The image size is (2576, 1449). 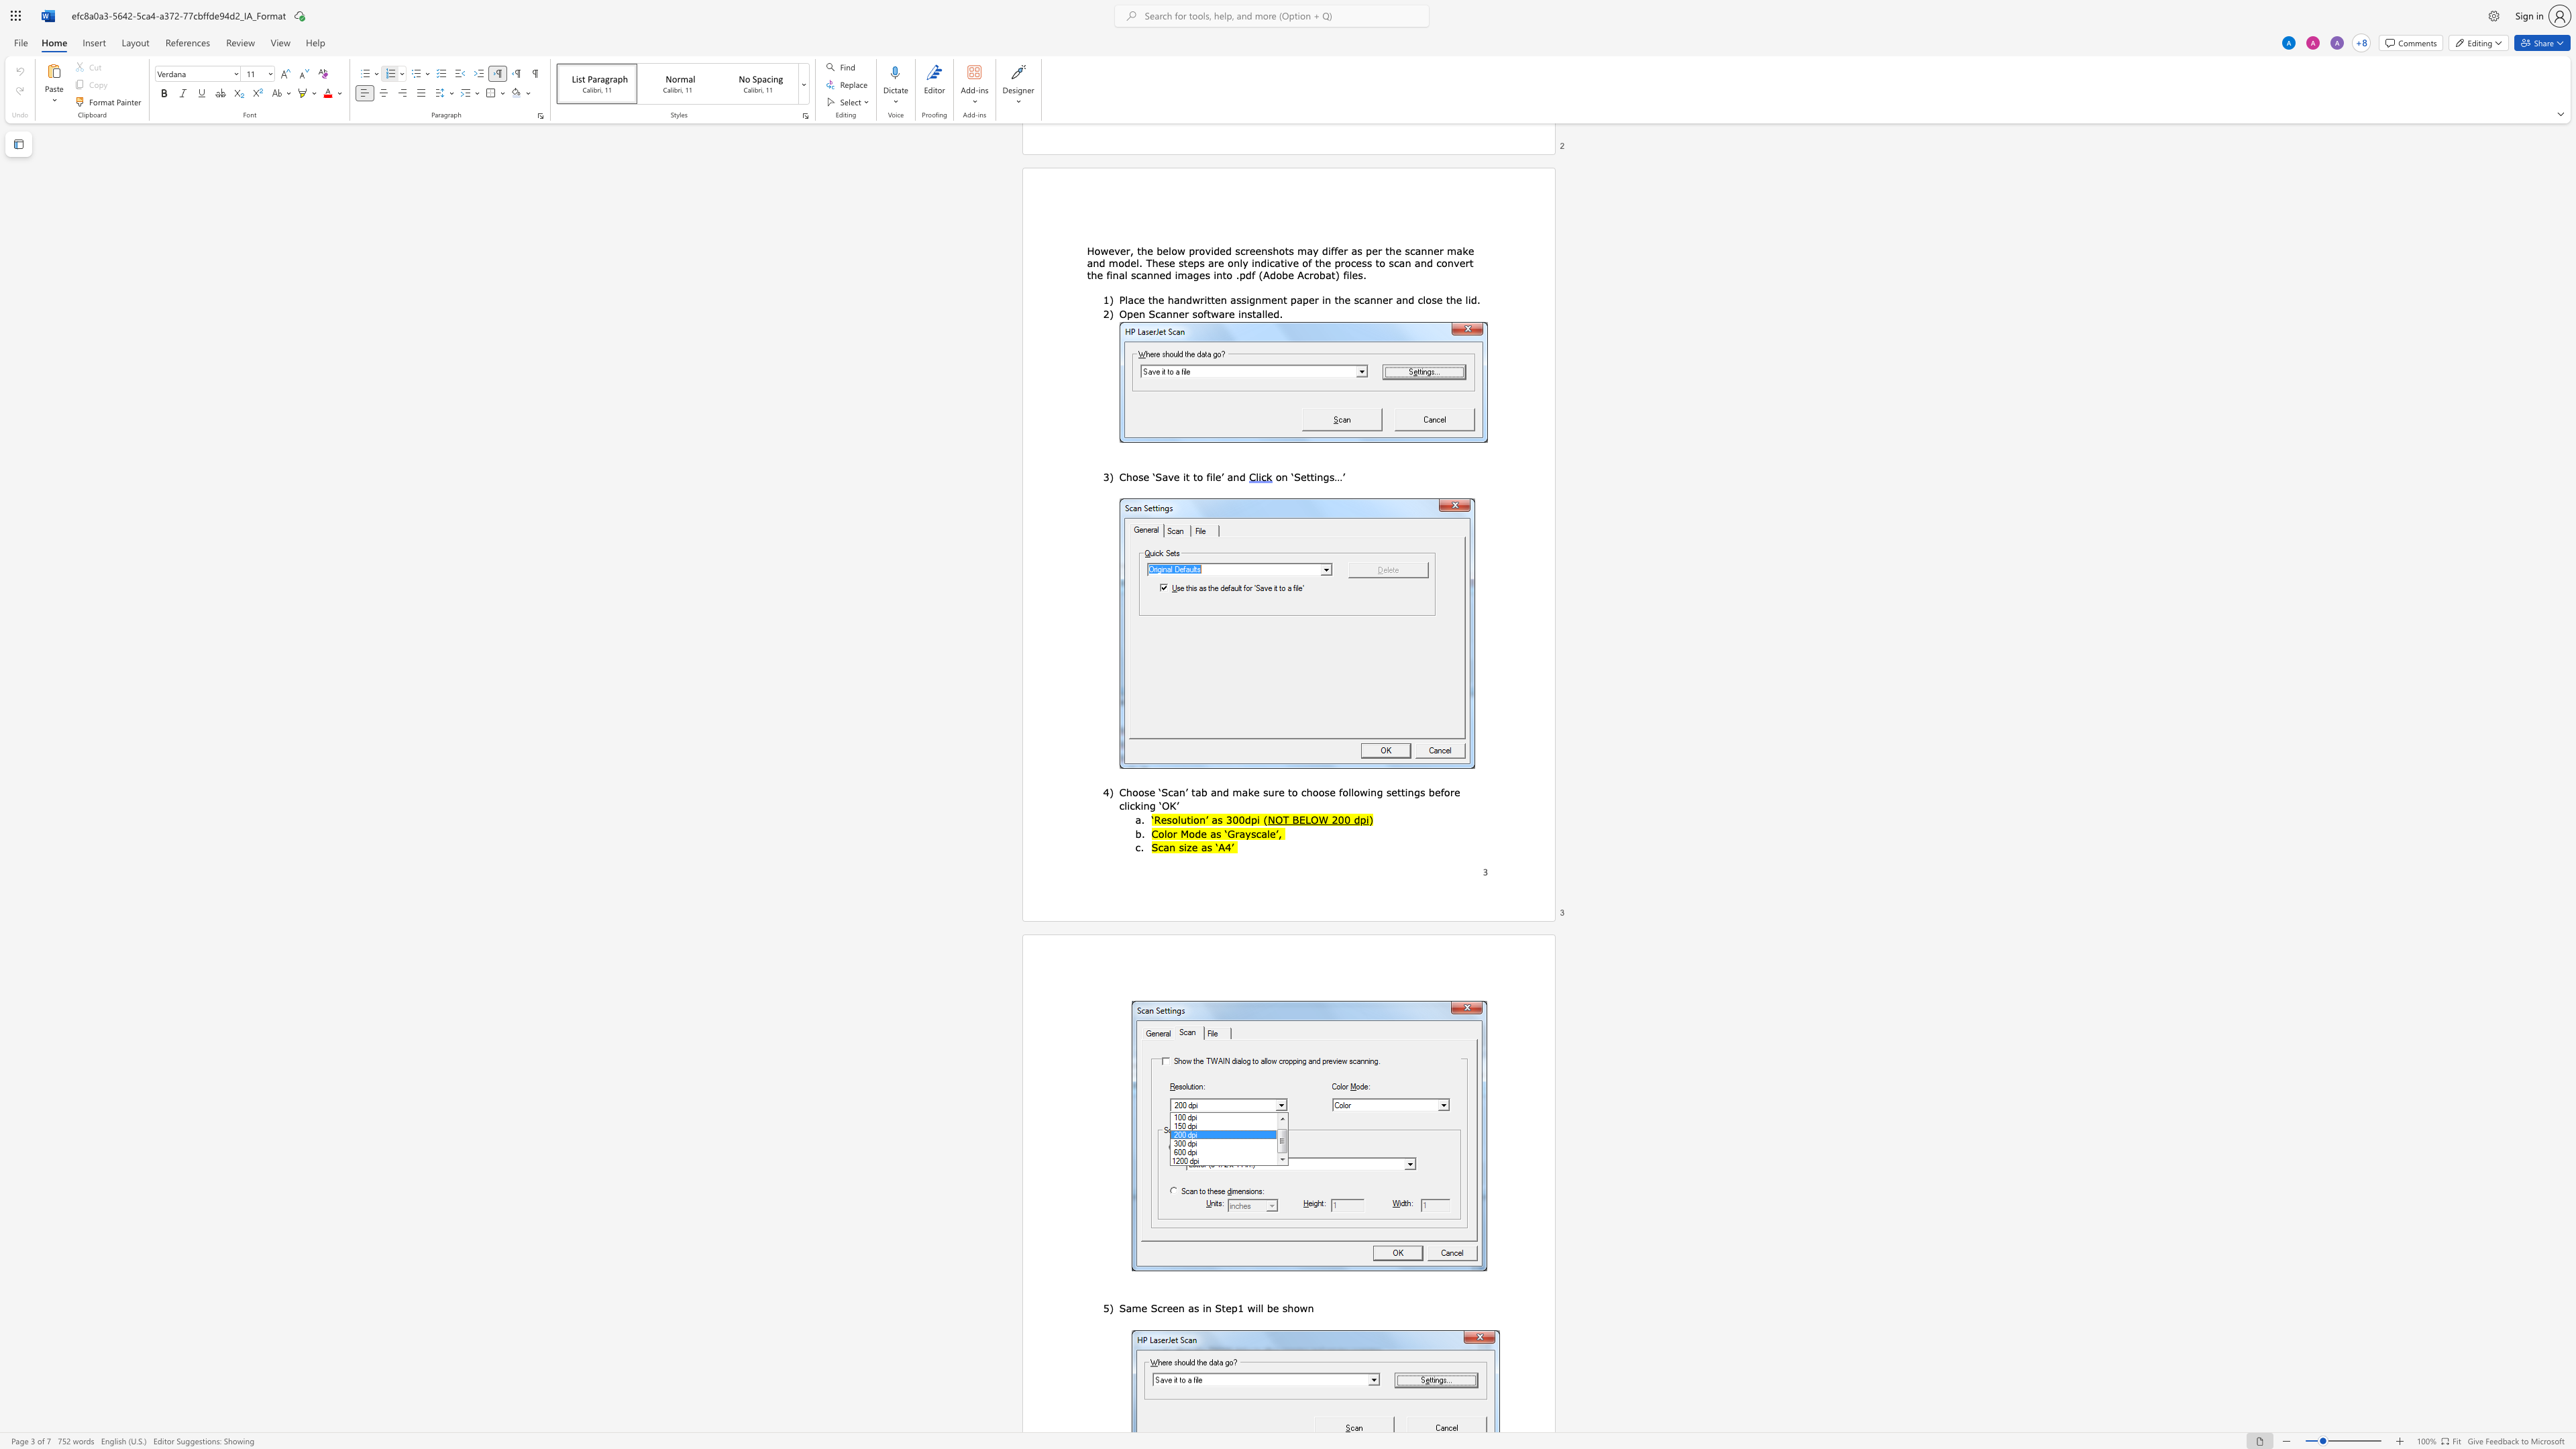 What do you see at coordinates (1195, 832) in the screenshot?
I see `the space between the continuous character "o" and "d" in the text` at bounding box center [1195, 832].